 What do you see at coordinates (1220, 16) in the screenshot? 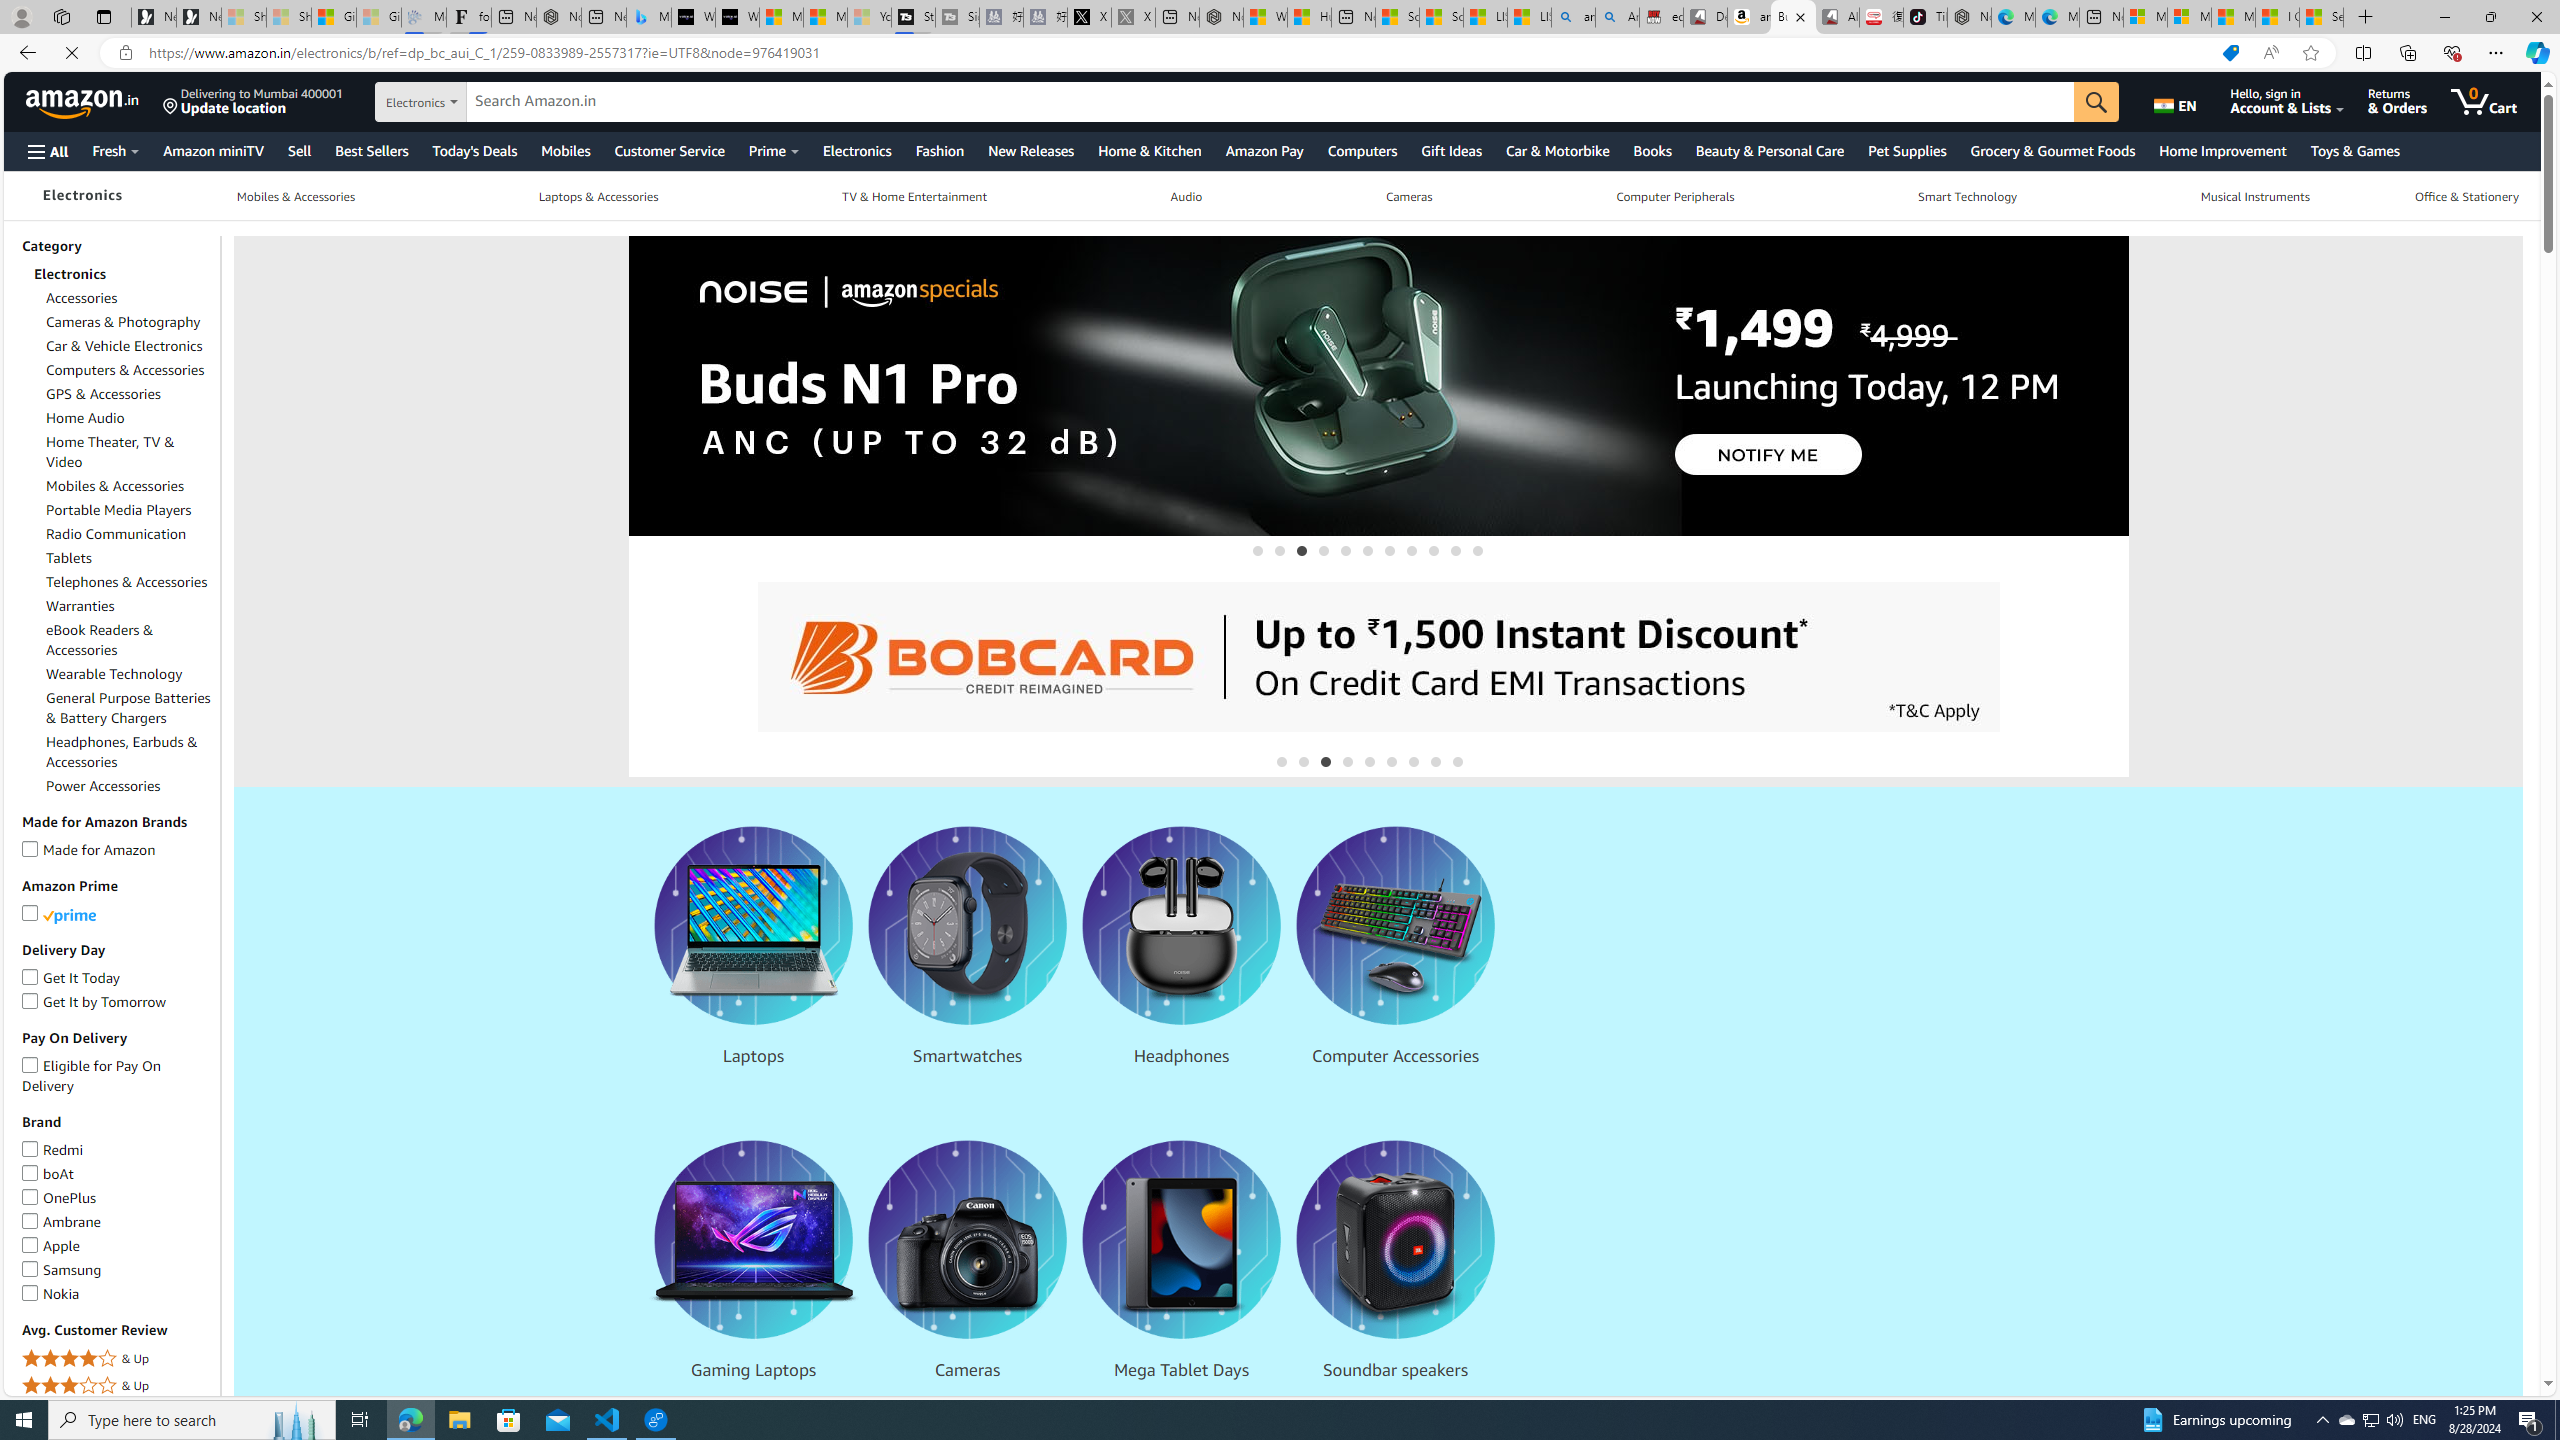
I see `'Nordace - My Account'` at bounding box center [1220, 16].